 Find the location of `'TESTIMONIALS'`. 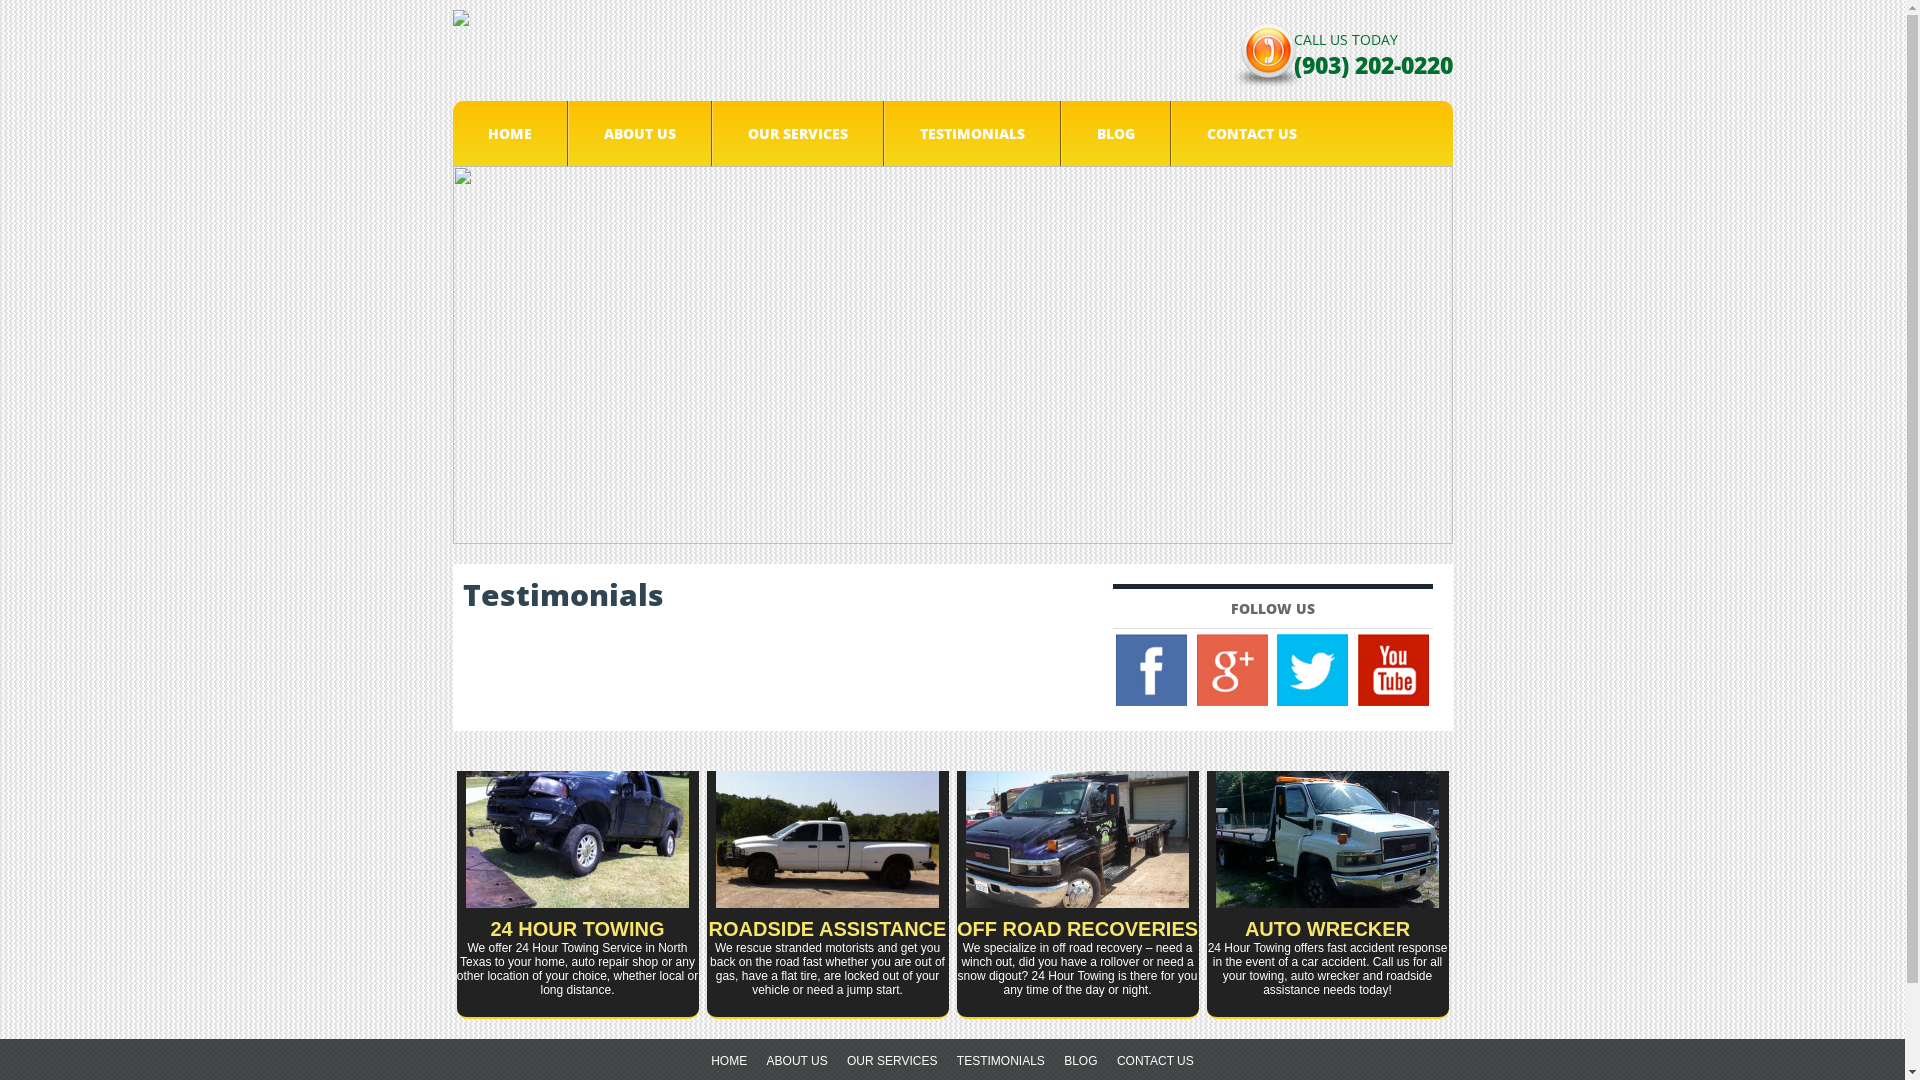

'TESTIMONIALS' is located at coordinates (1001, 1059).